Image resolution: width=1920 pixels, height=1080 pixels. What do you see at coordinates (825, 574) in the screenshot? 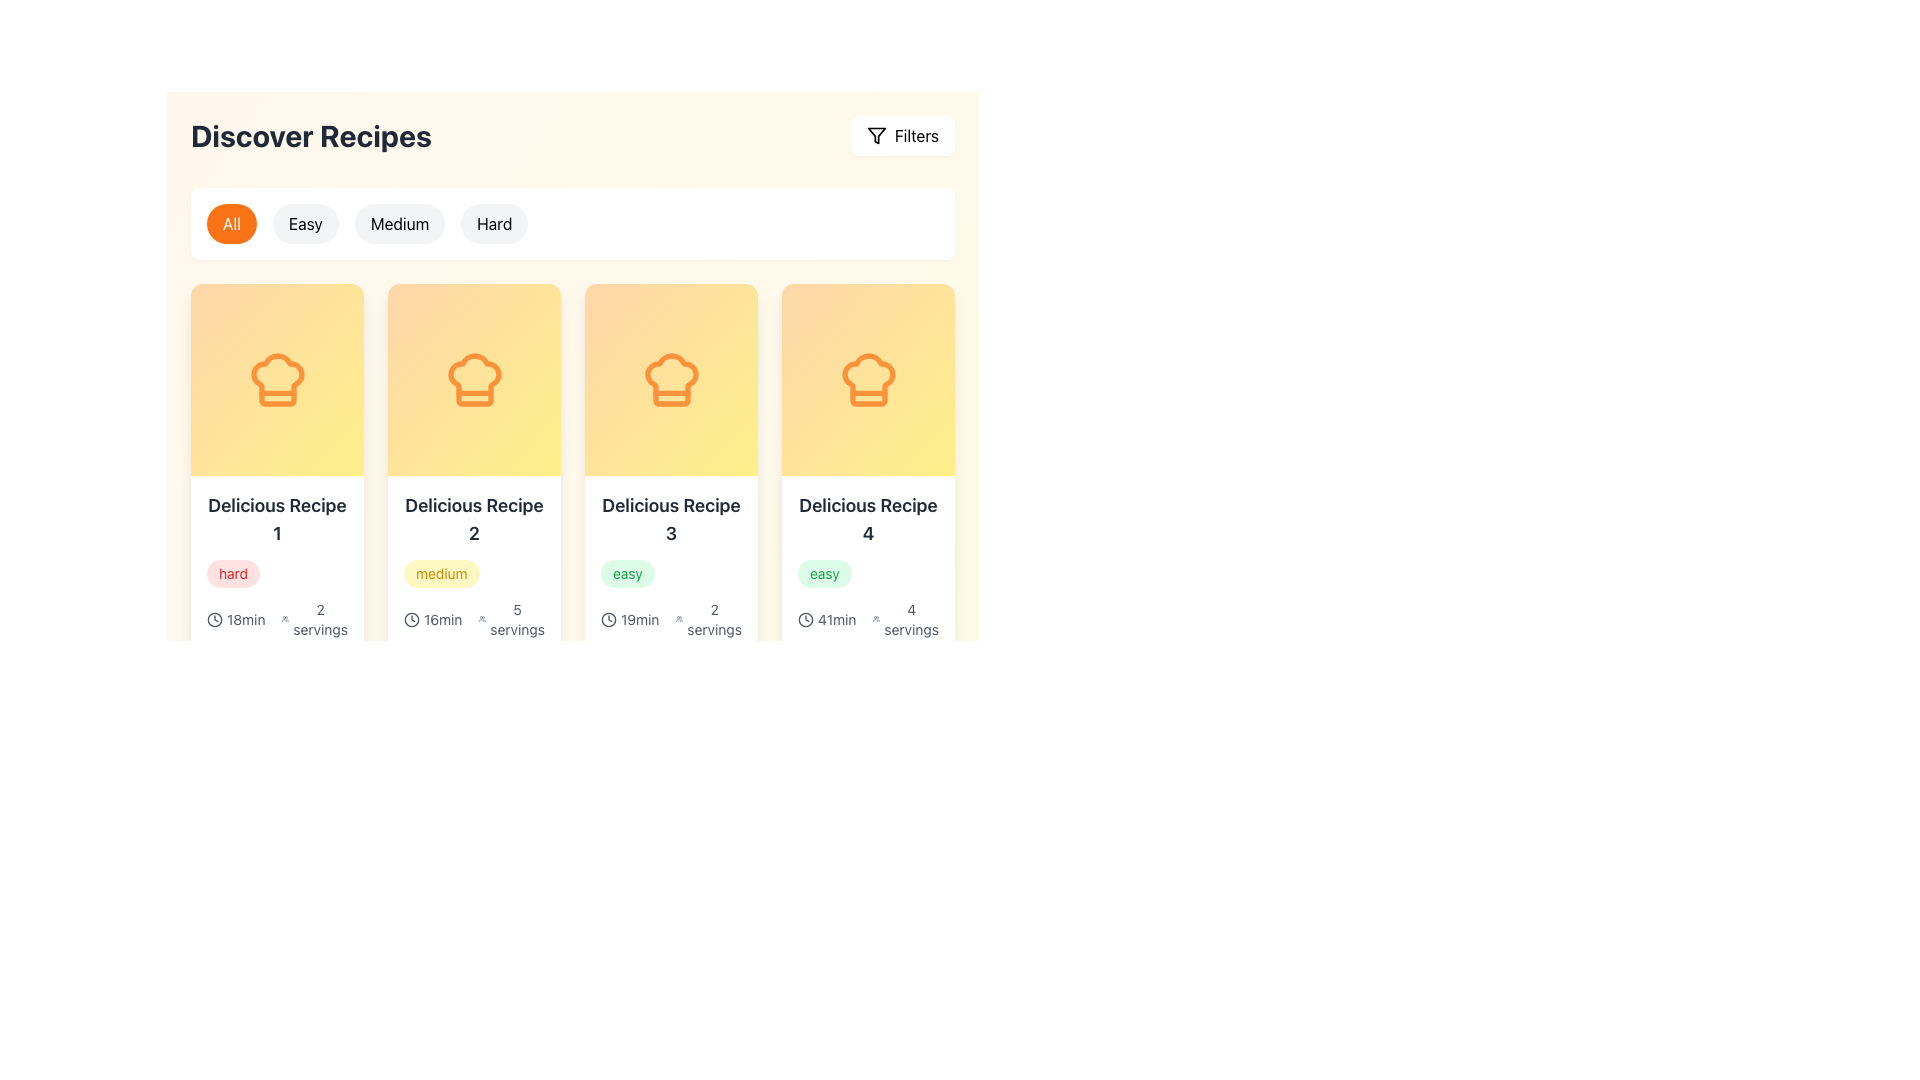
I see `the pill-shaped label with the text 'easy', which has a green font on a light green background, located in the bottom-middle part of the 'Delicious Recipe 4' card` at bounding box center [825, 574].